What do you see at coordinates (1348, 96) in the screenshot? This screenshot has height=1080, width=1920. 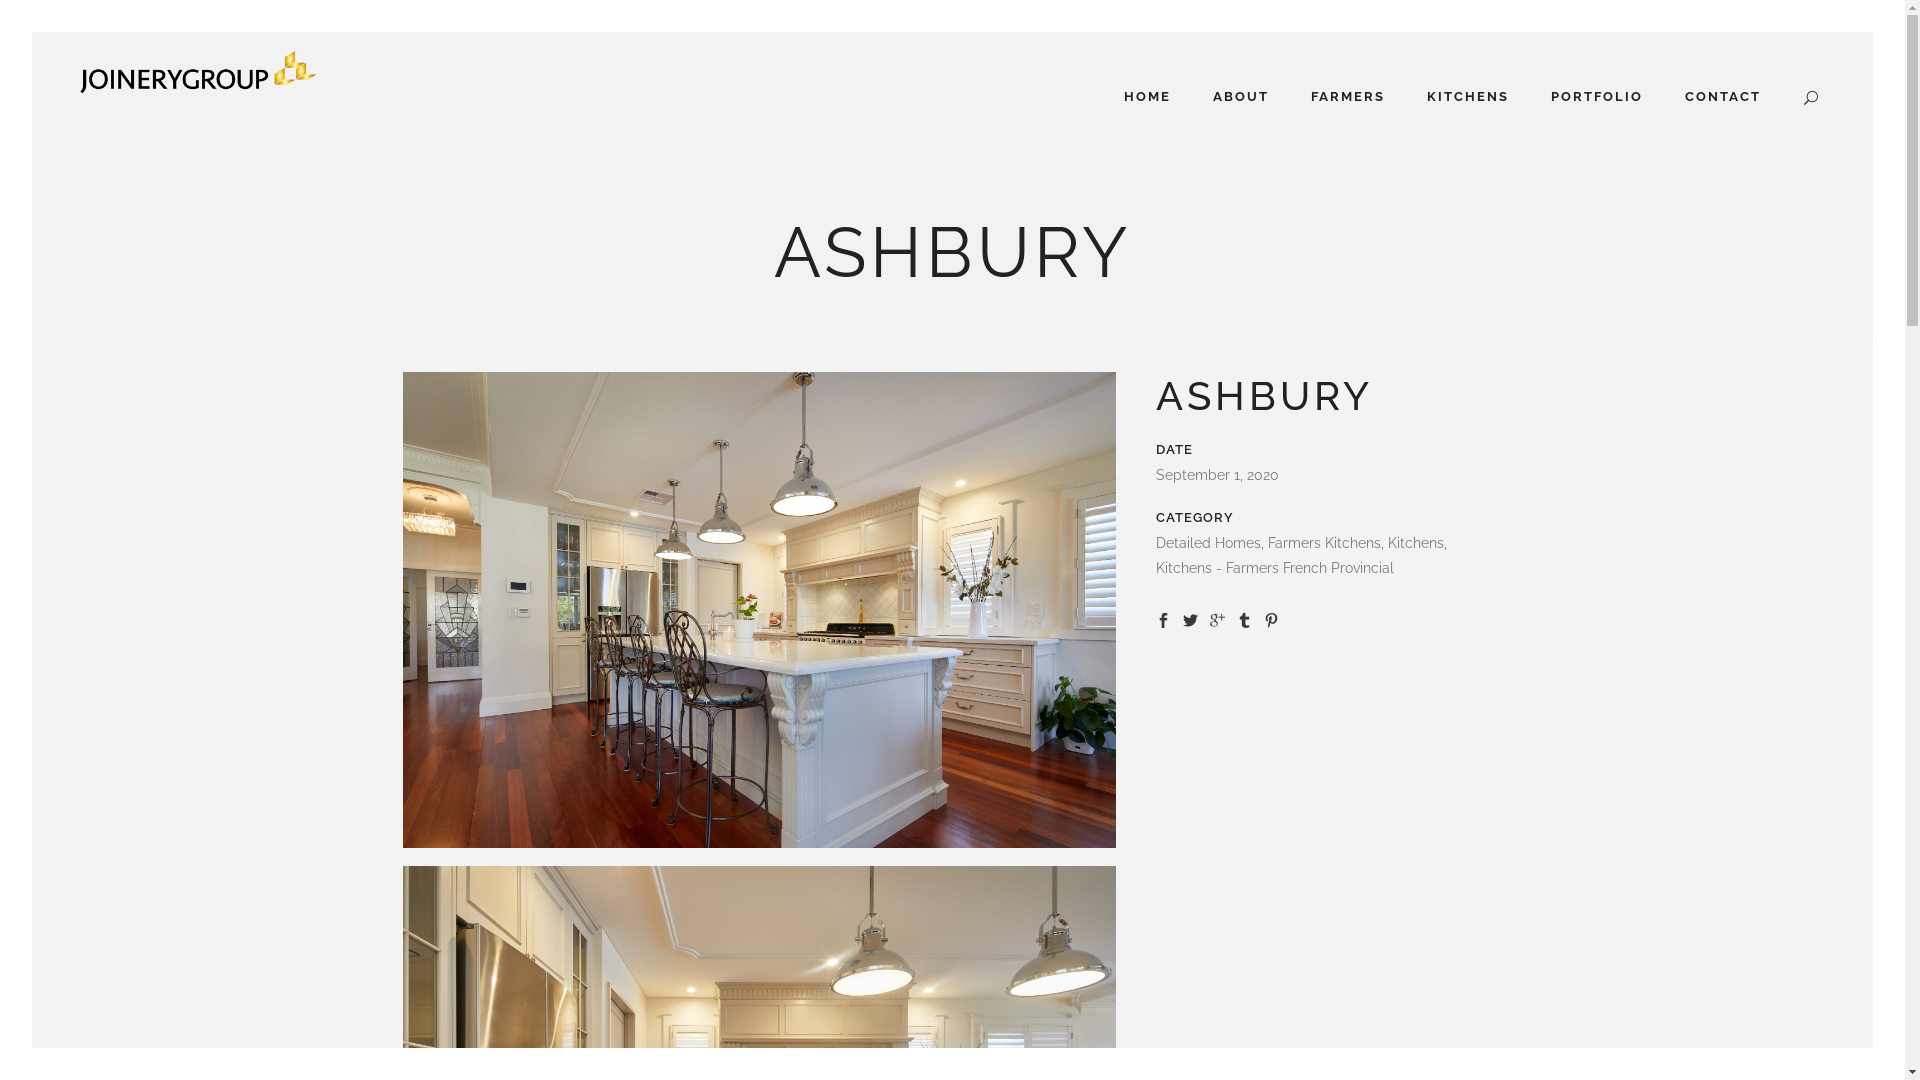 I see `'FARMERS'` at bounding box center [1348, 96].